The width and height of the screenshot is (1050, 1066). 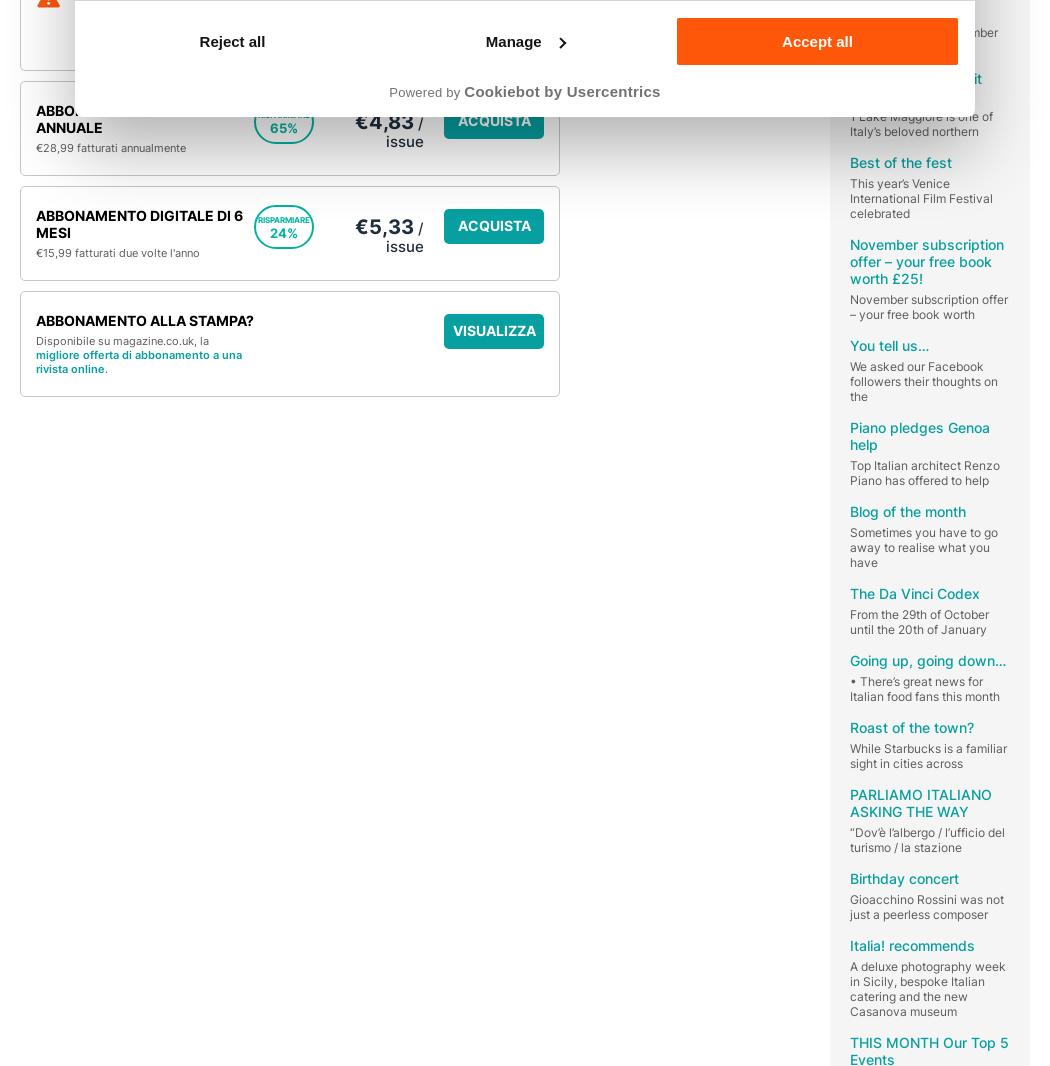 What do you see at coordinates (512, 39) in the screenshot?
I see `'Manage'` at bounding box center [512, 39].